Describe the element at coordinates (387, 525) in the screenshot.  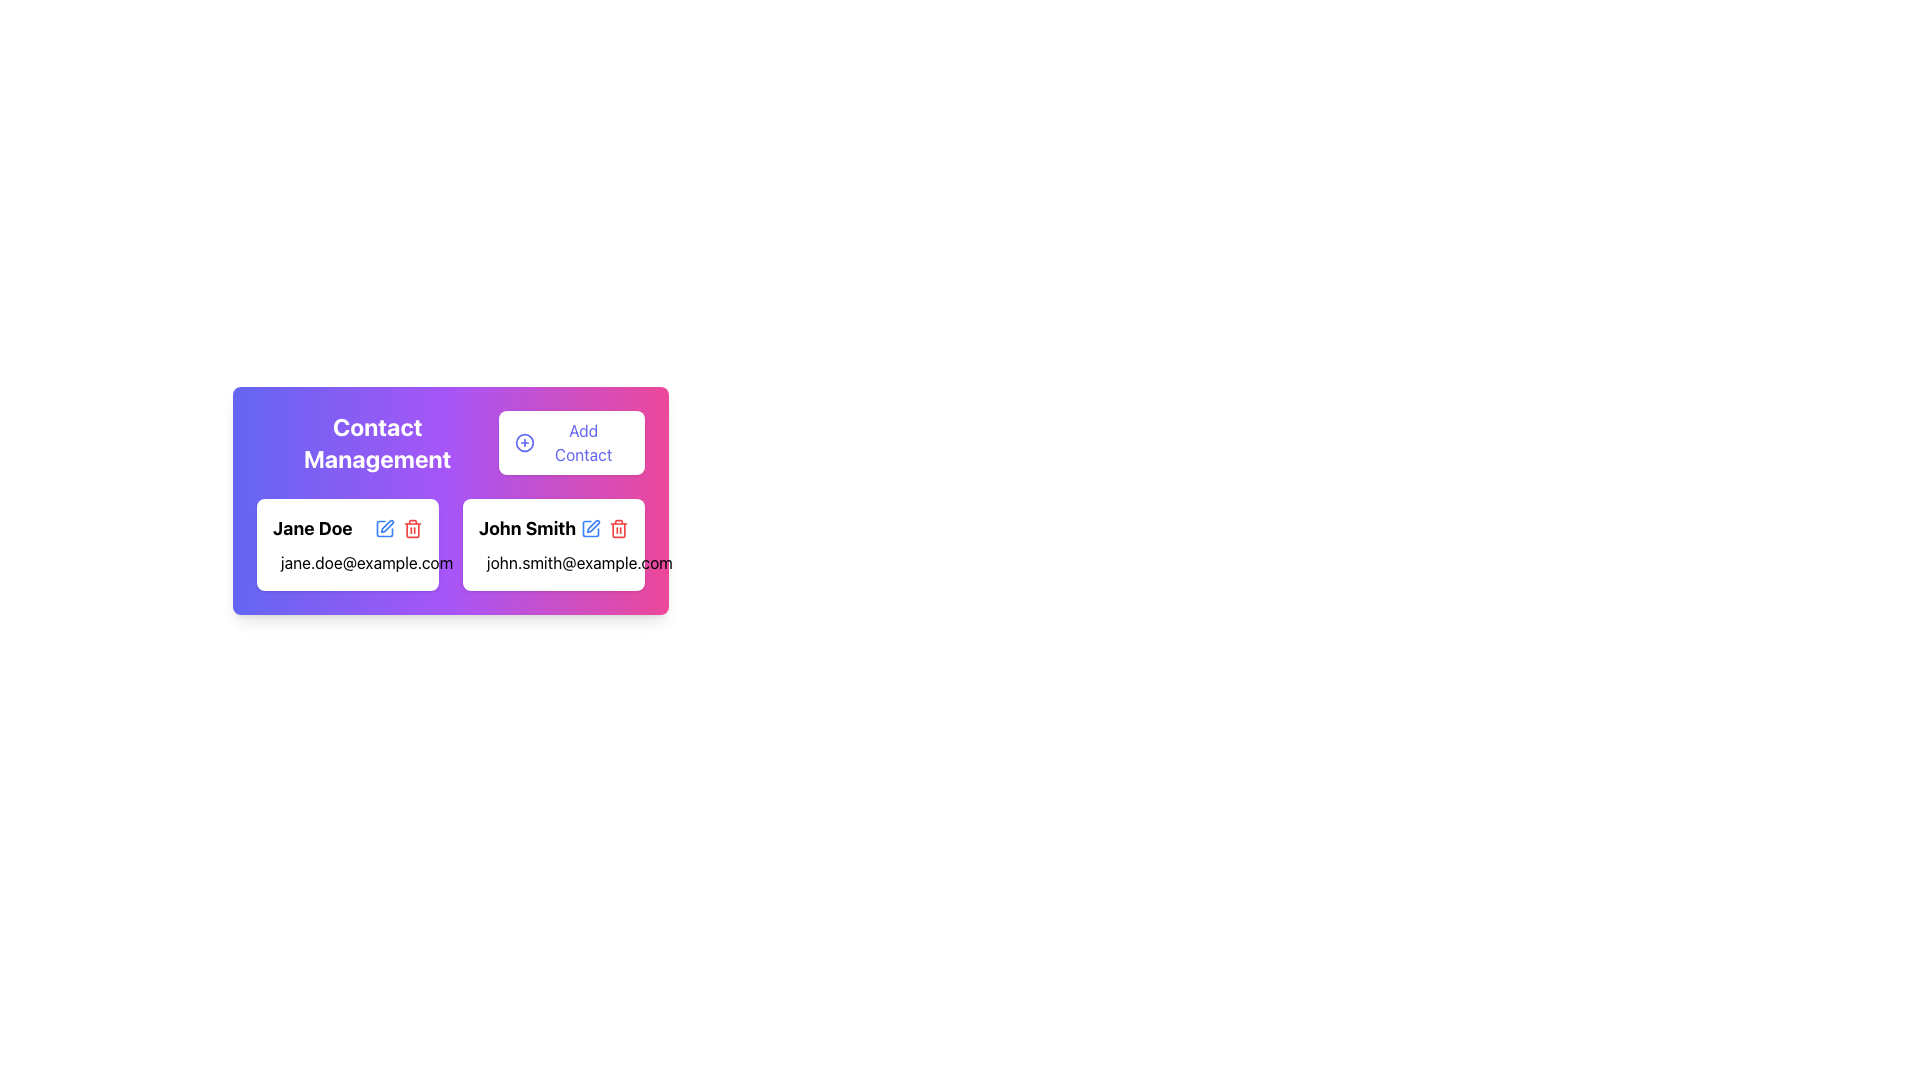
I see `the pencil icon used for editing actions located in the right portion of the SVG geometry, which overlaps with the rightmost icon in the 'John Smith' contact card` at that location.